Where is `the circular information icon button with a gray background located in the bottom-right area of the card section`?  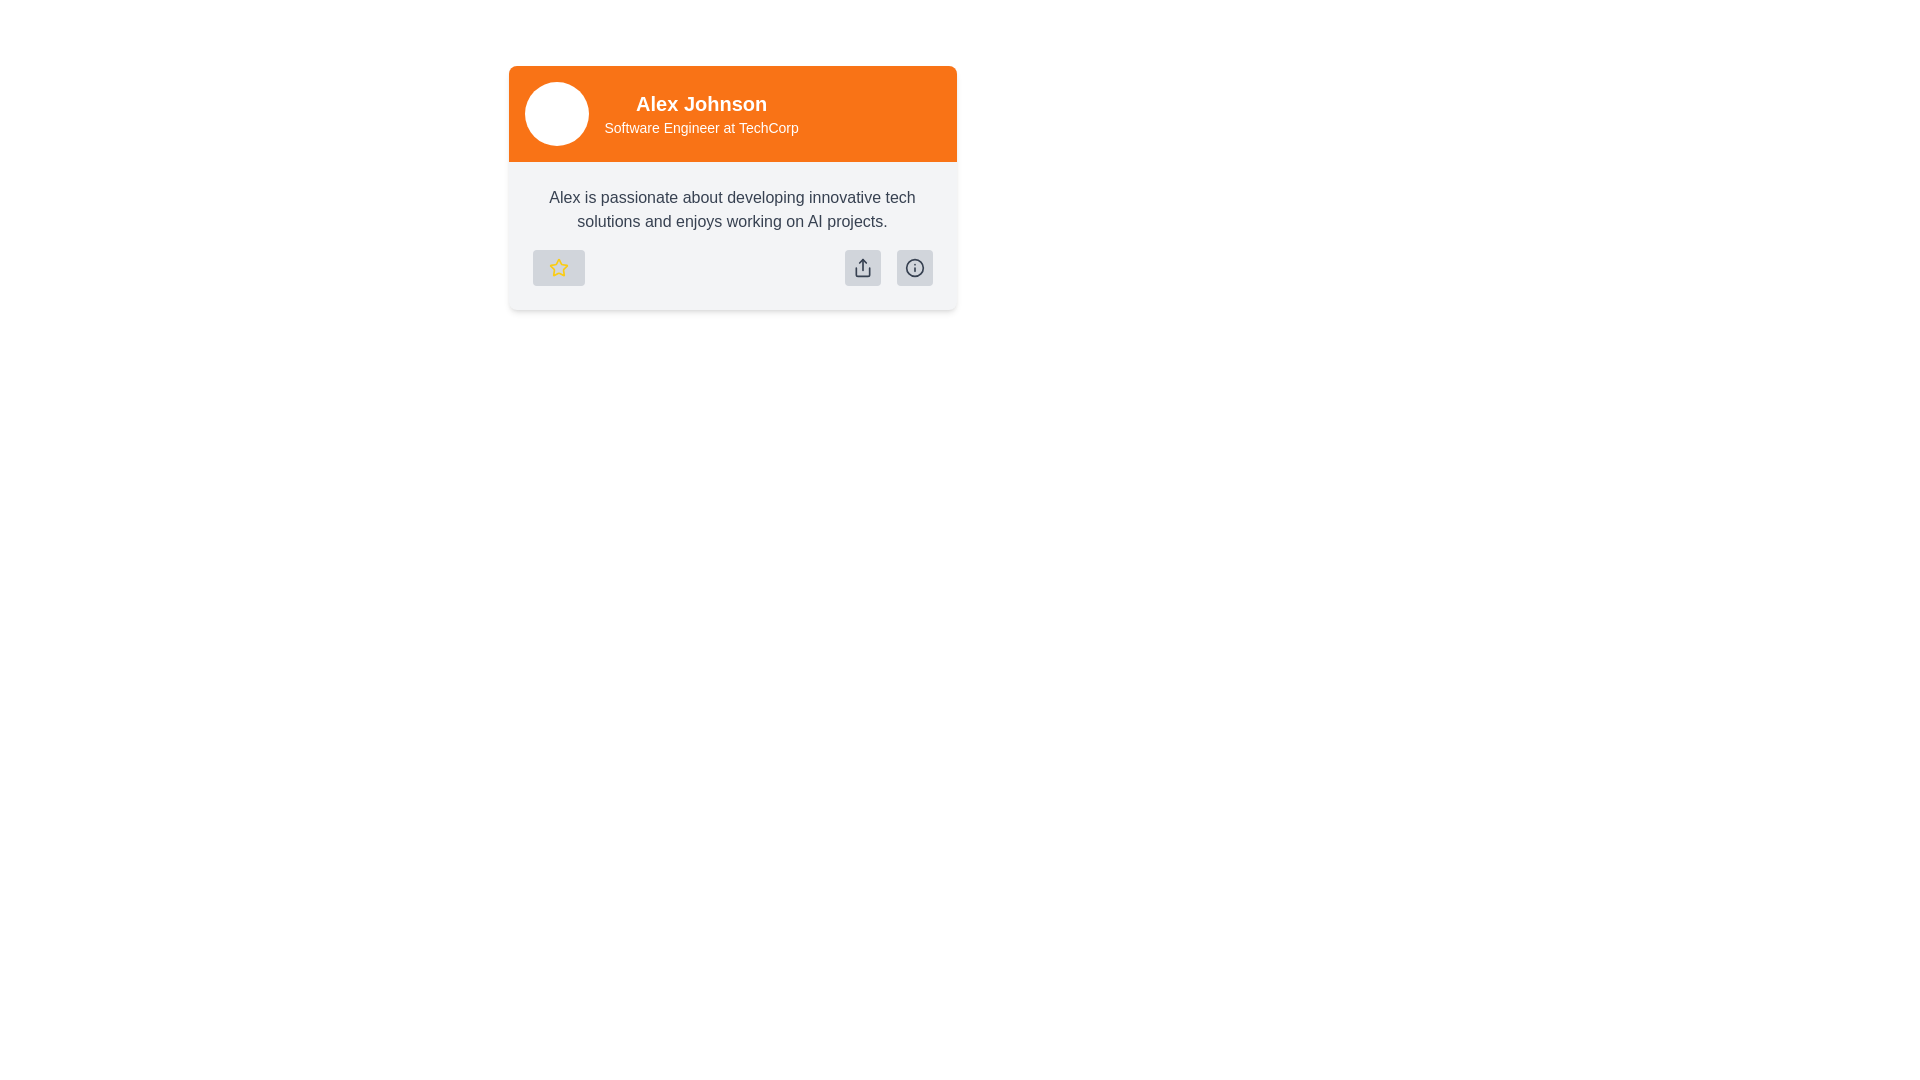
the circular information icon button with a gray background located in the bottom-right area of the card section is located at coordinates (913, 266).